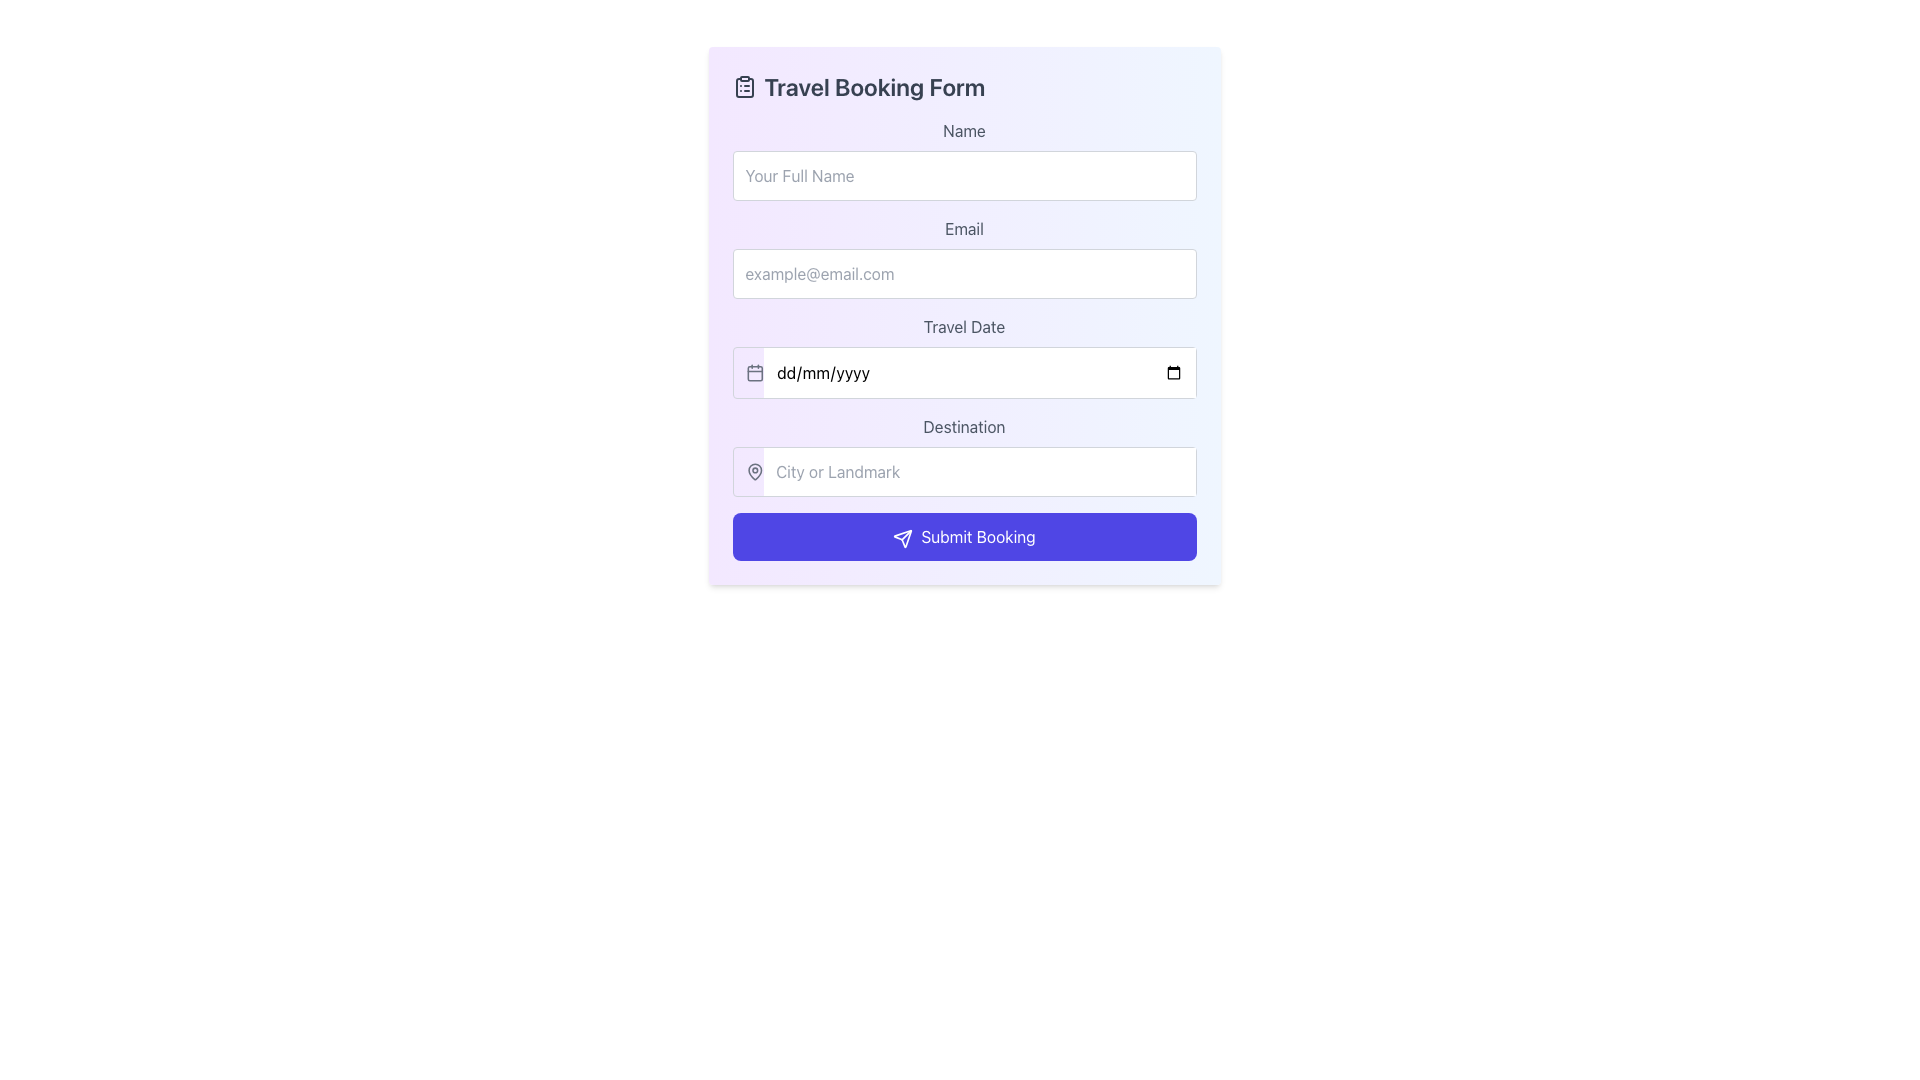 The width and height of the screenshot is (1920, 1080). What do you see at coordinates (964, 373) in the screenshot?
I see `the Date input field in the 'Travel Date' section` at bounding box center [964, 373].